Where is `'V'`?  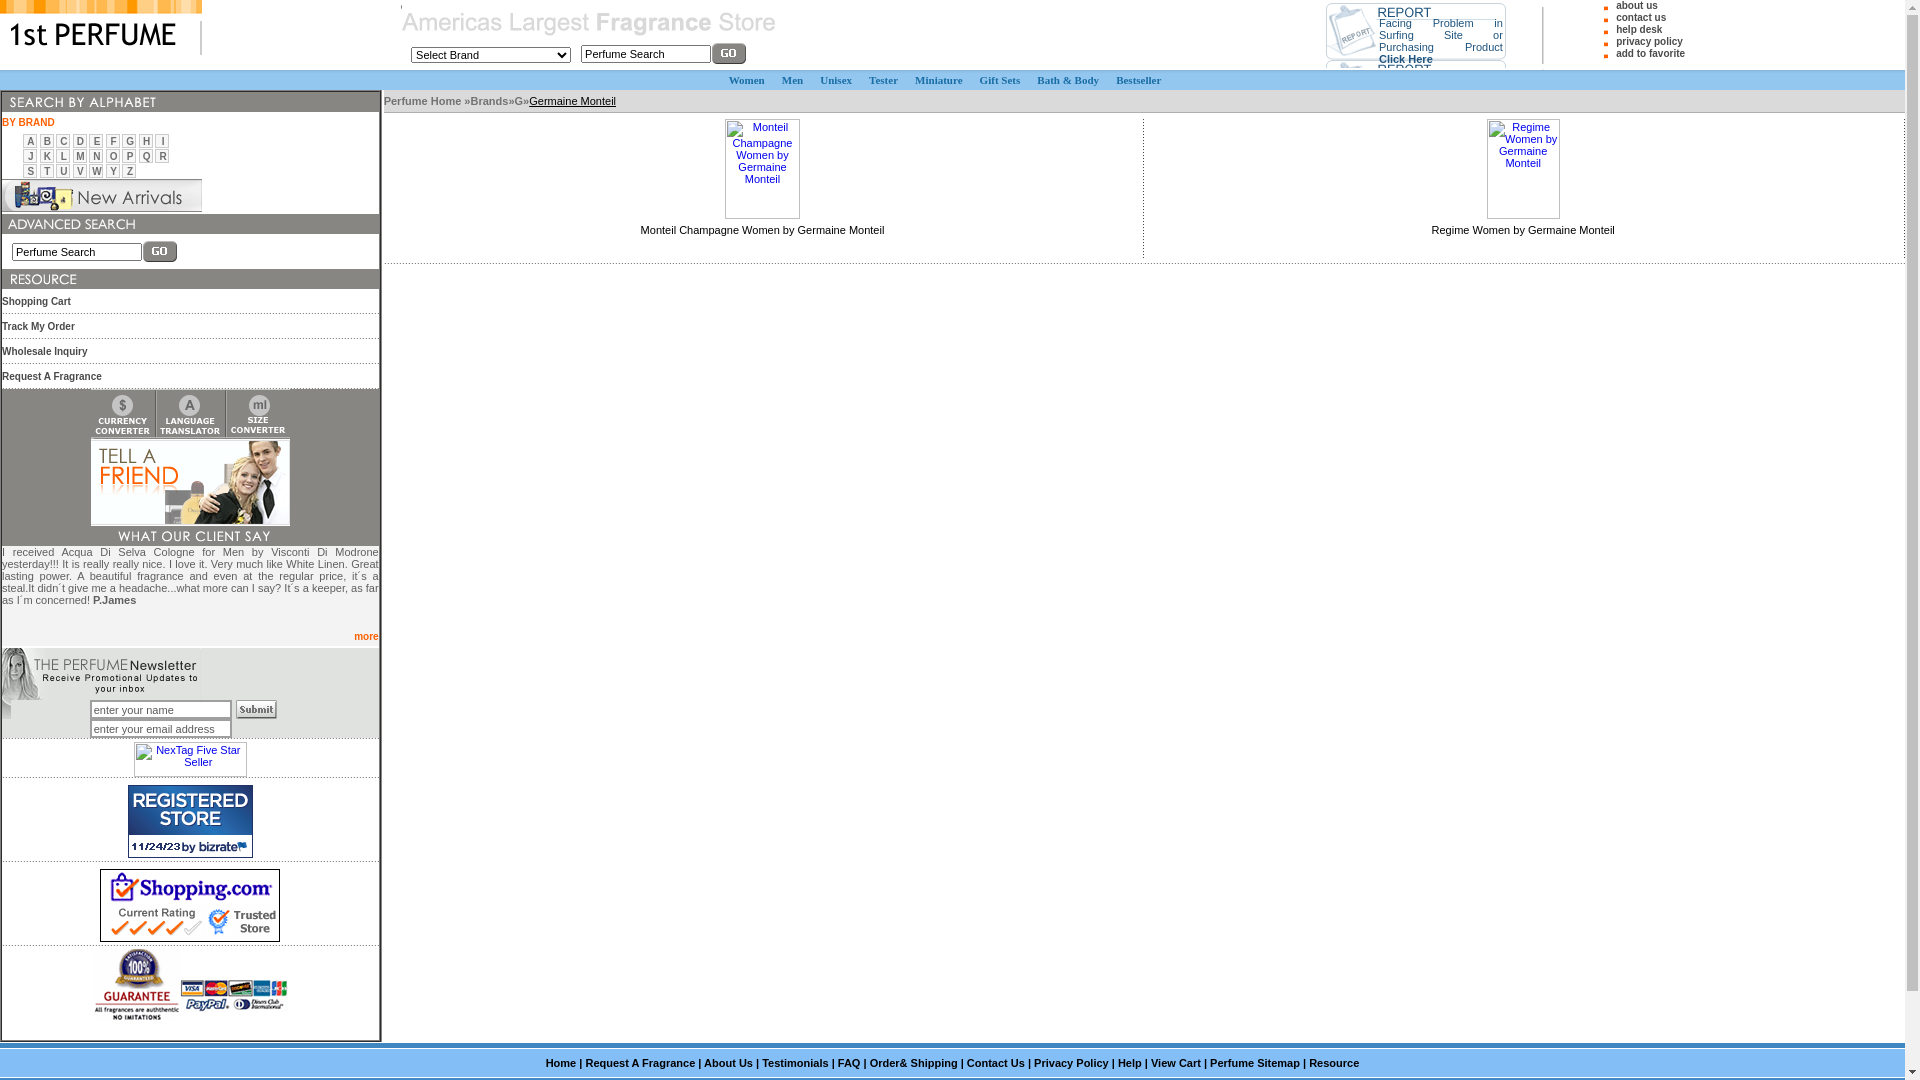
'V' is located at coordinates (76, 170).